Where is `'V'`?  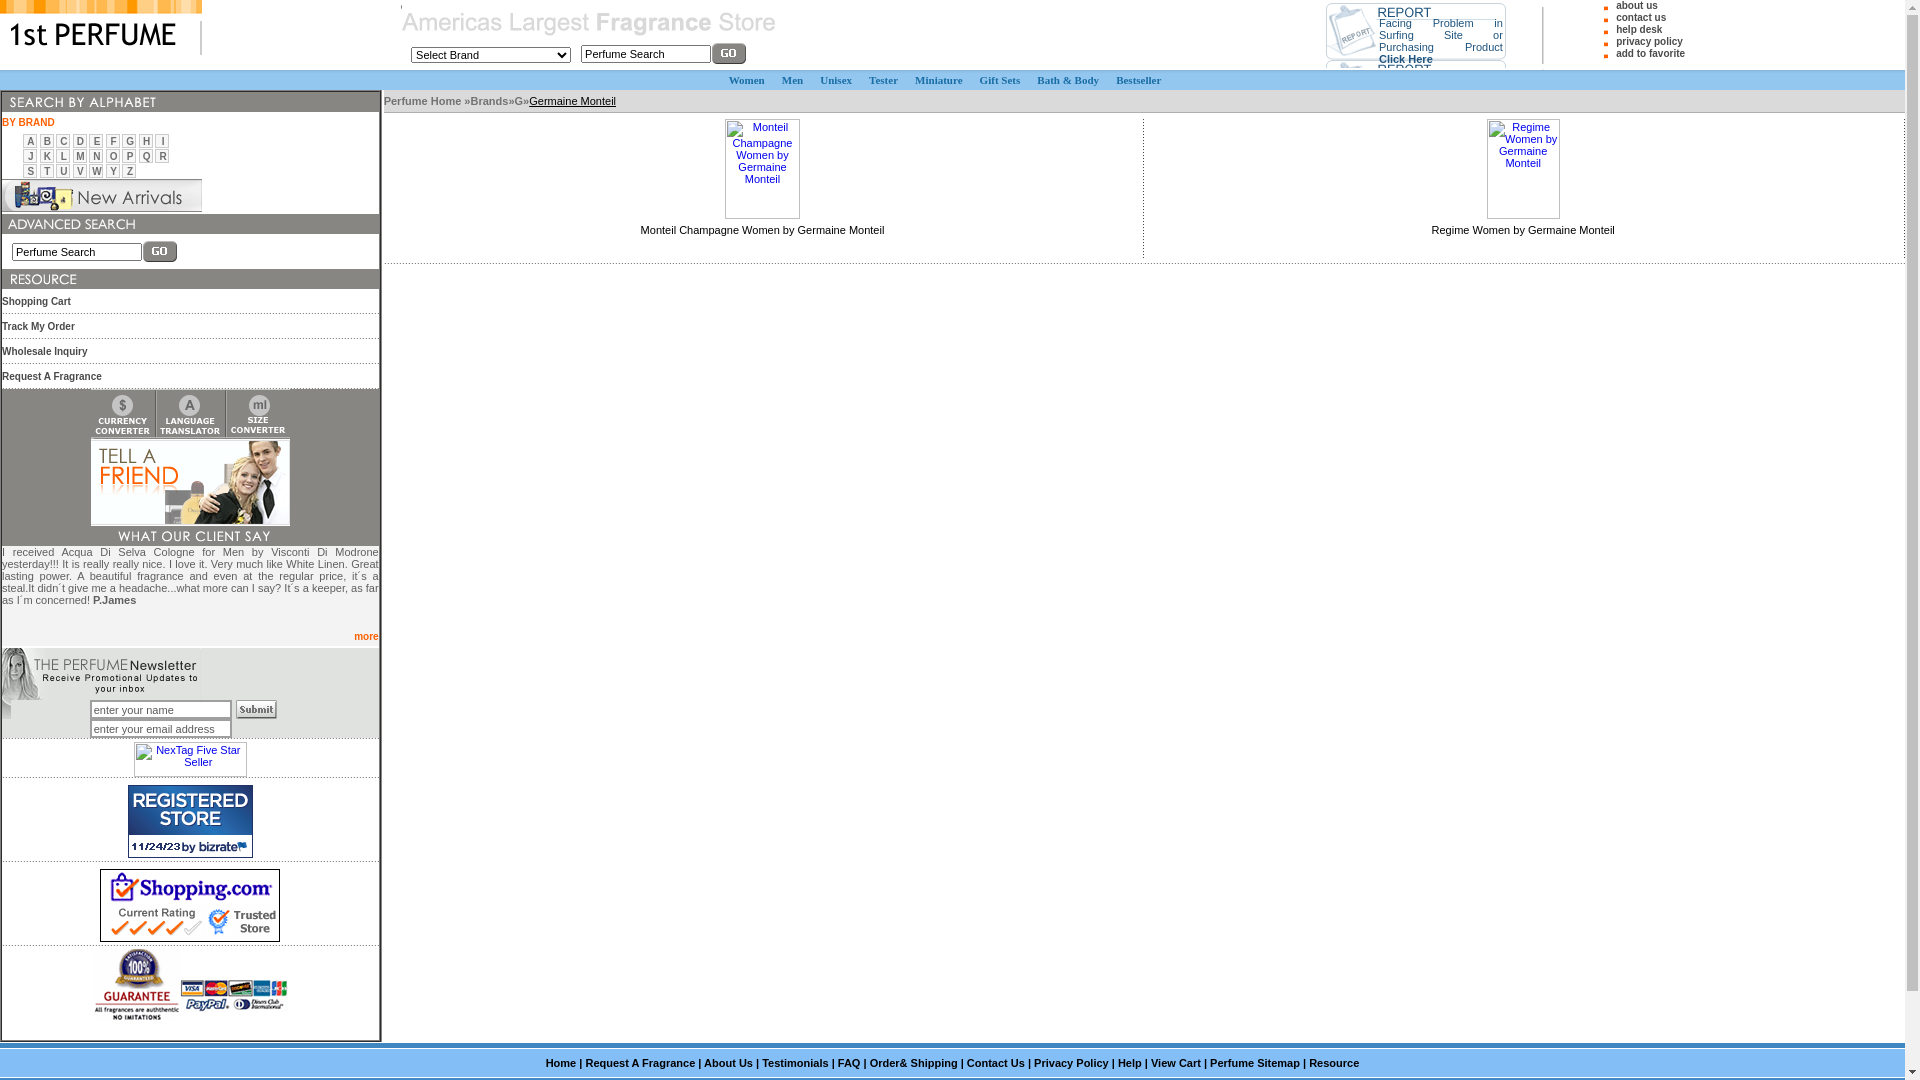
'V' is located at coordinates (76, 170).